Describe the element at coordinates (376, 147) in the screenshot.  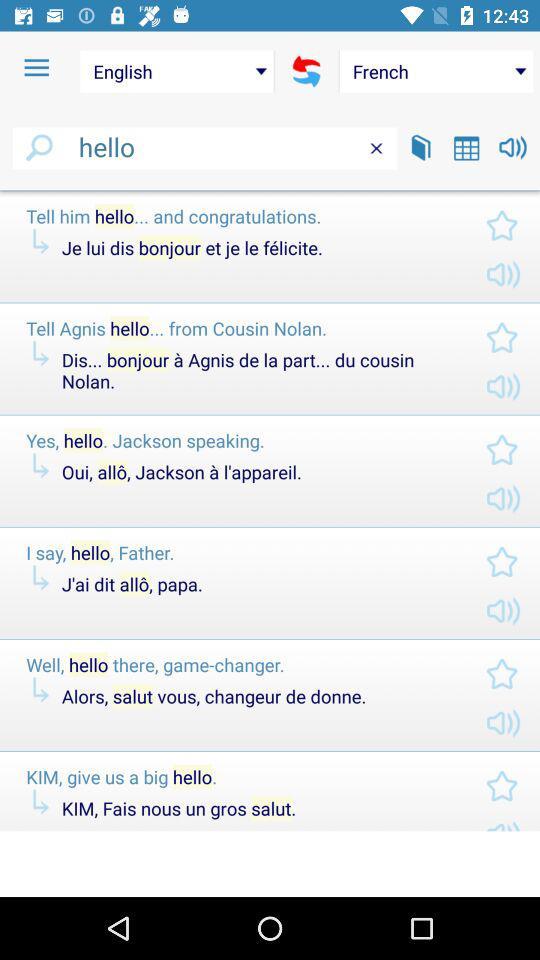
I see `erase the phrase` at that location.